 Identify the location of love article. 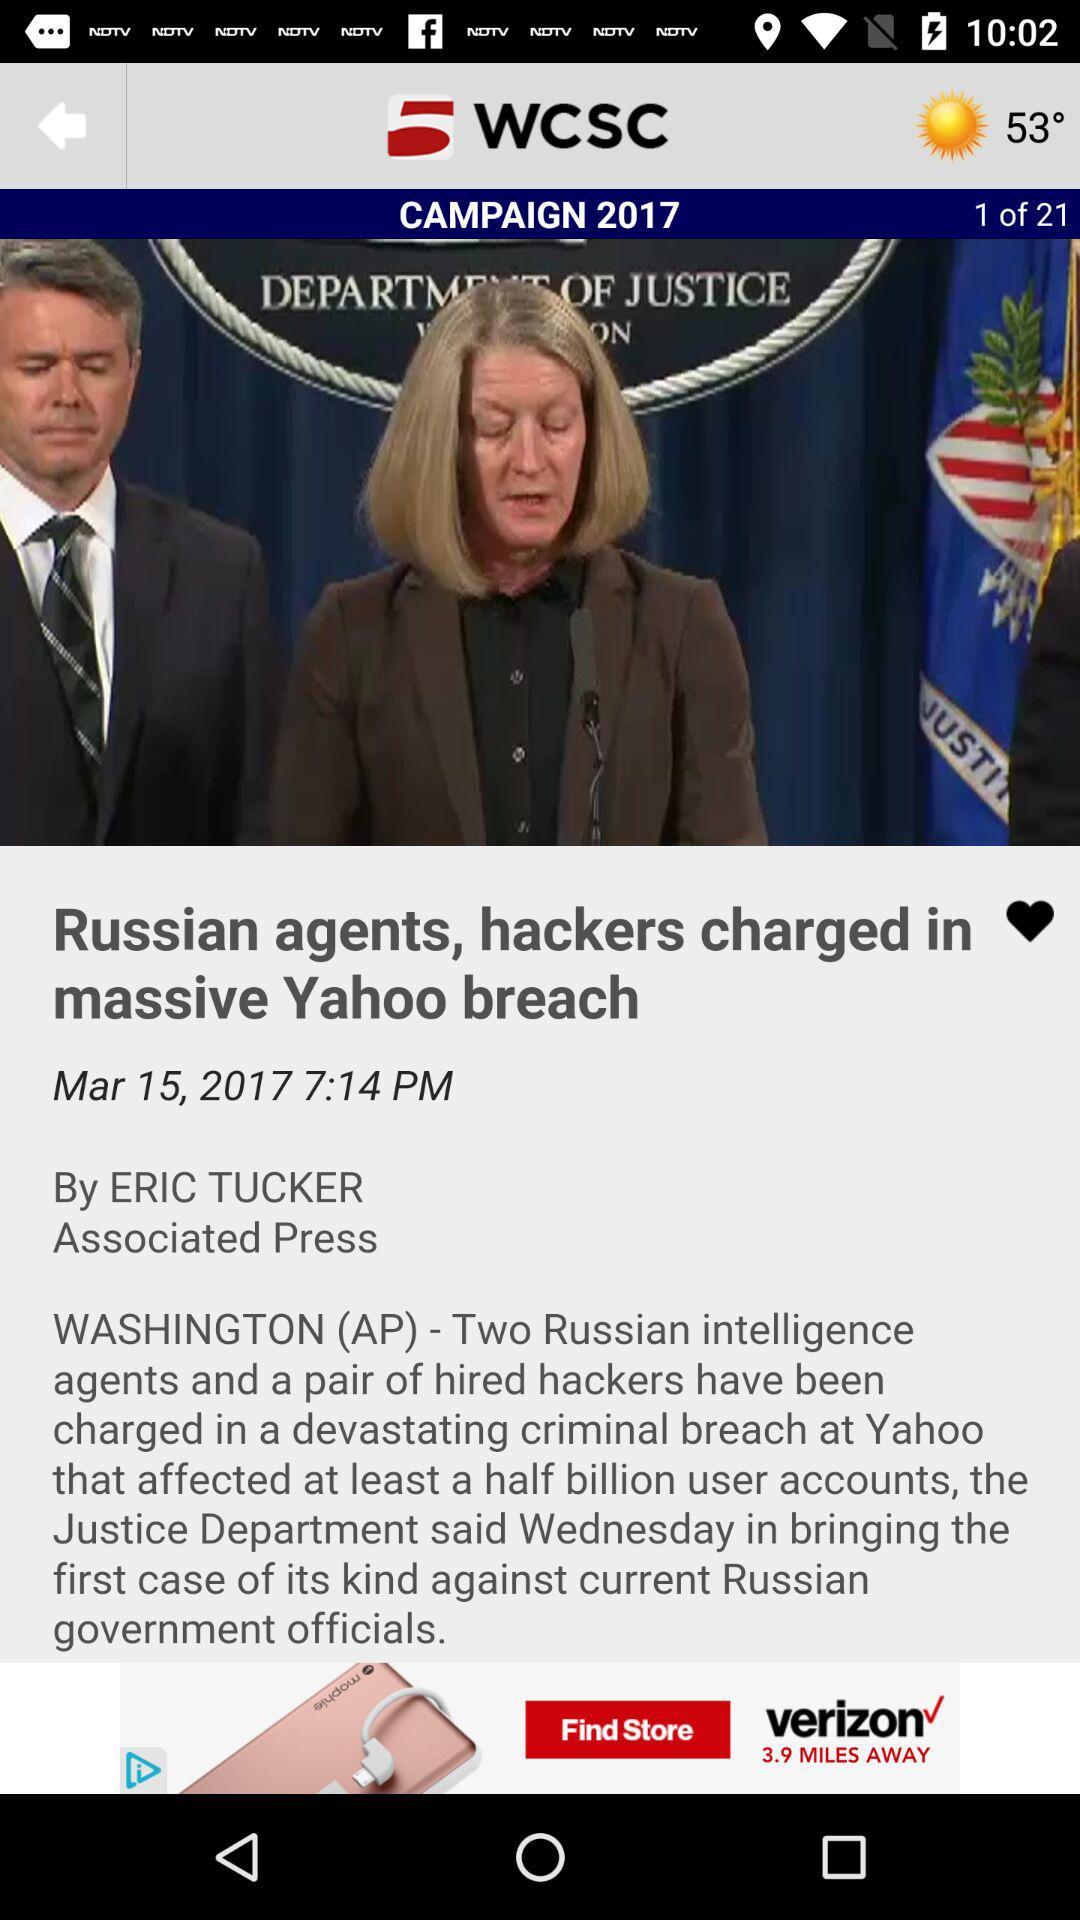
(1017, 920).